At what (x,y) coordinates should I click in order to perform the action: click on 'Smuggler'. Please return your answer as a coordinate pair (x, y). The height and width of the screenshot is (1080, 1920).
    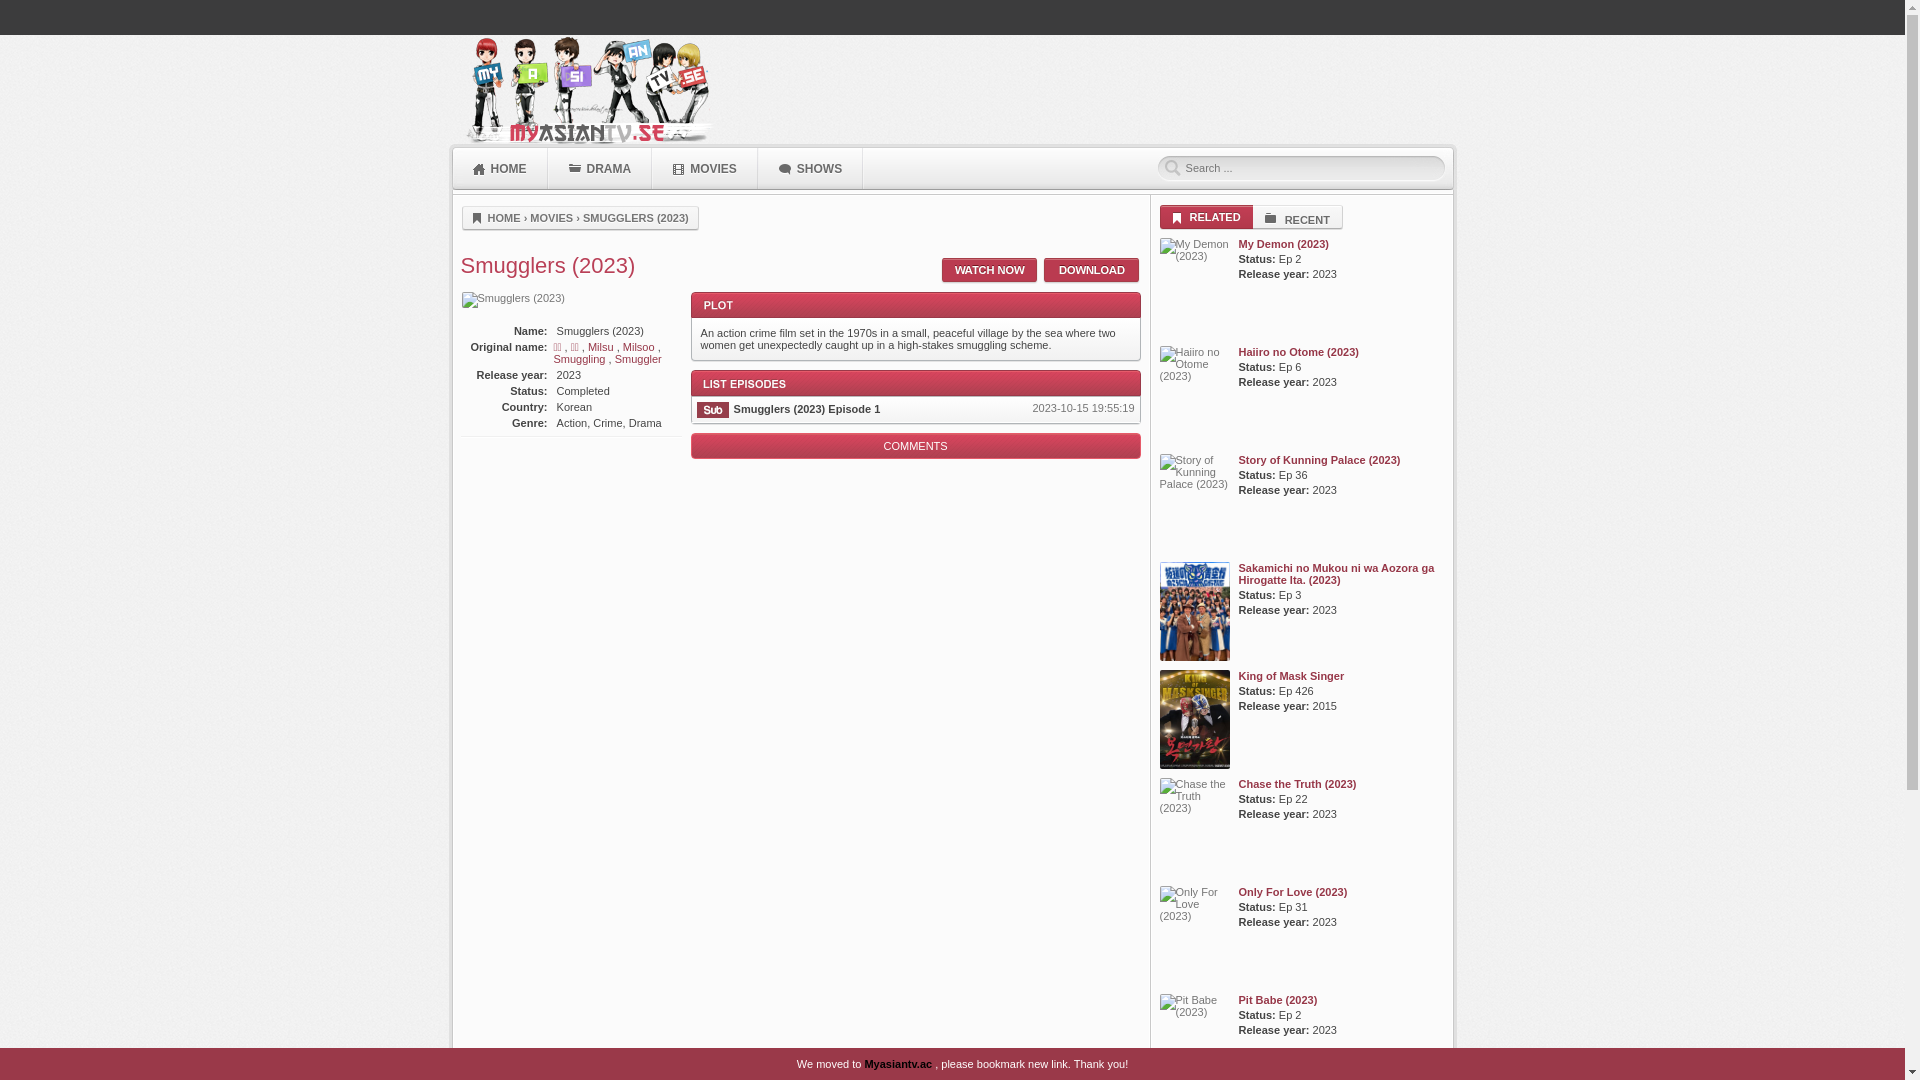
    Looking at the image, I should click on (613, 357).